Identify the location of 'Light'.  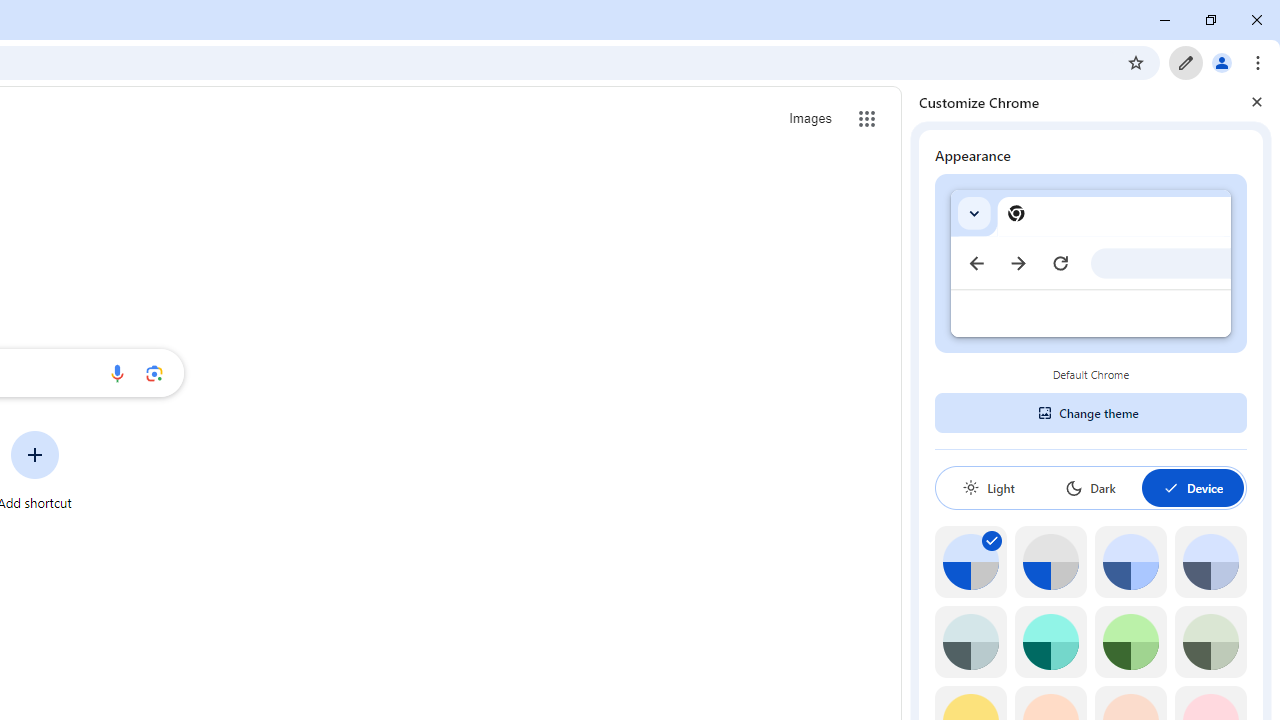
(988, 487).